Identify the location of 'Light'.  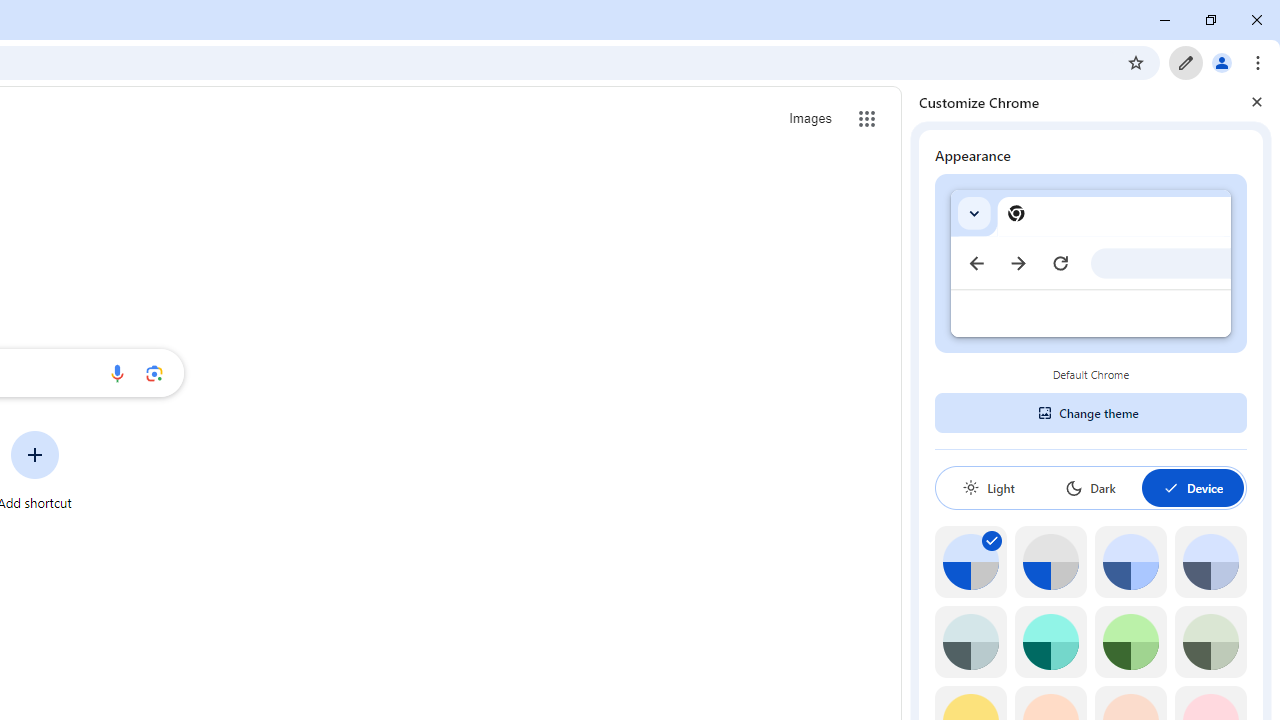
(988, 487).